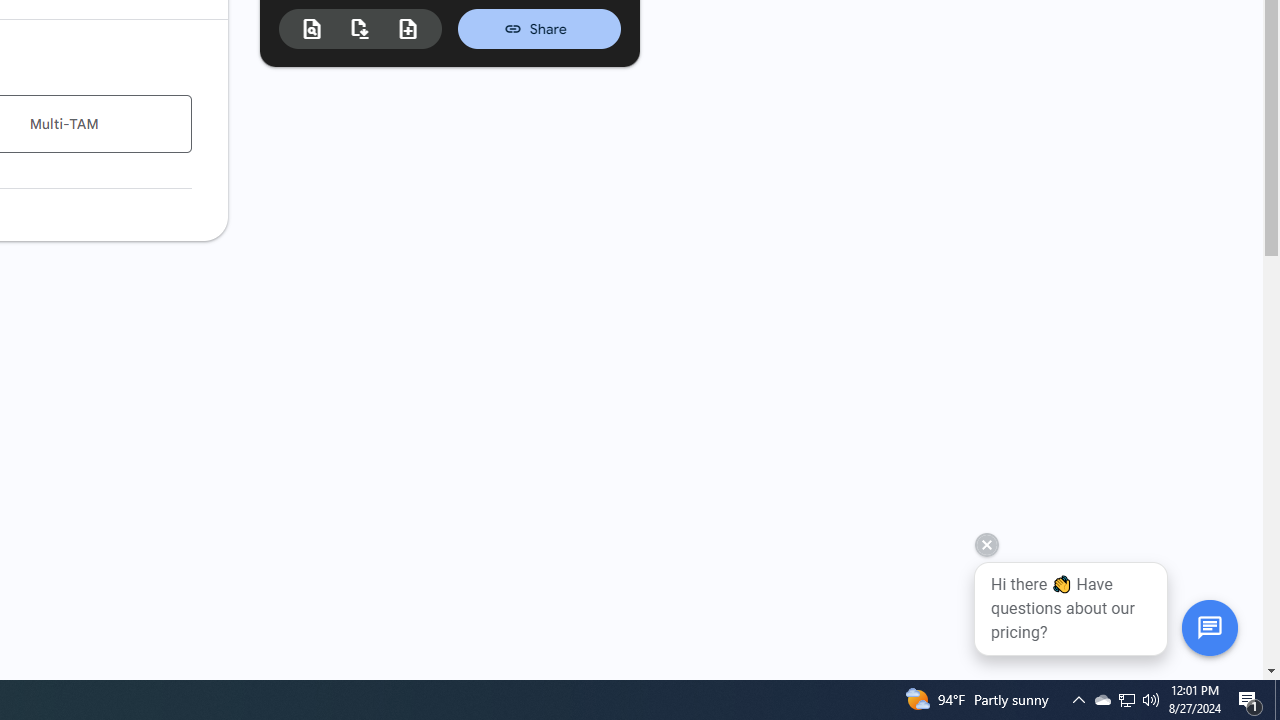 The image size is (1280, 720). Describe the element at coordinates (311, 29) in the screenshot. I see `'Open detailed view'` at that location.